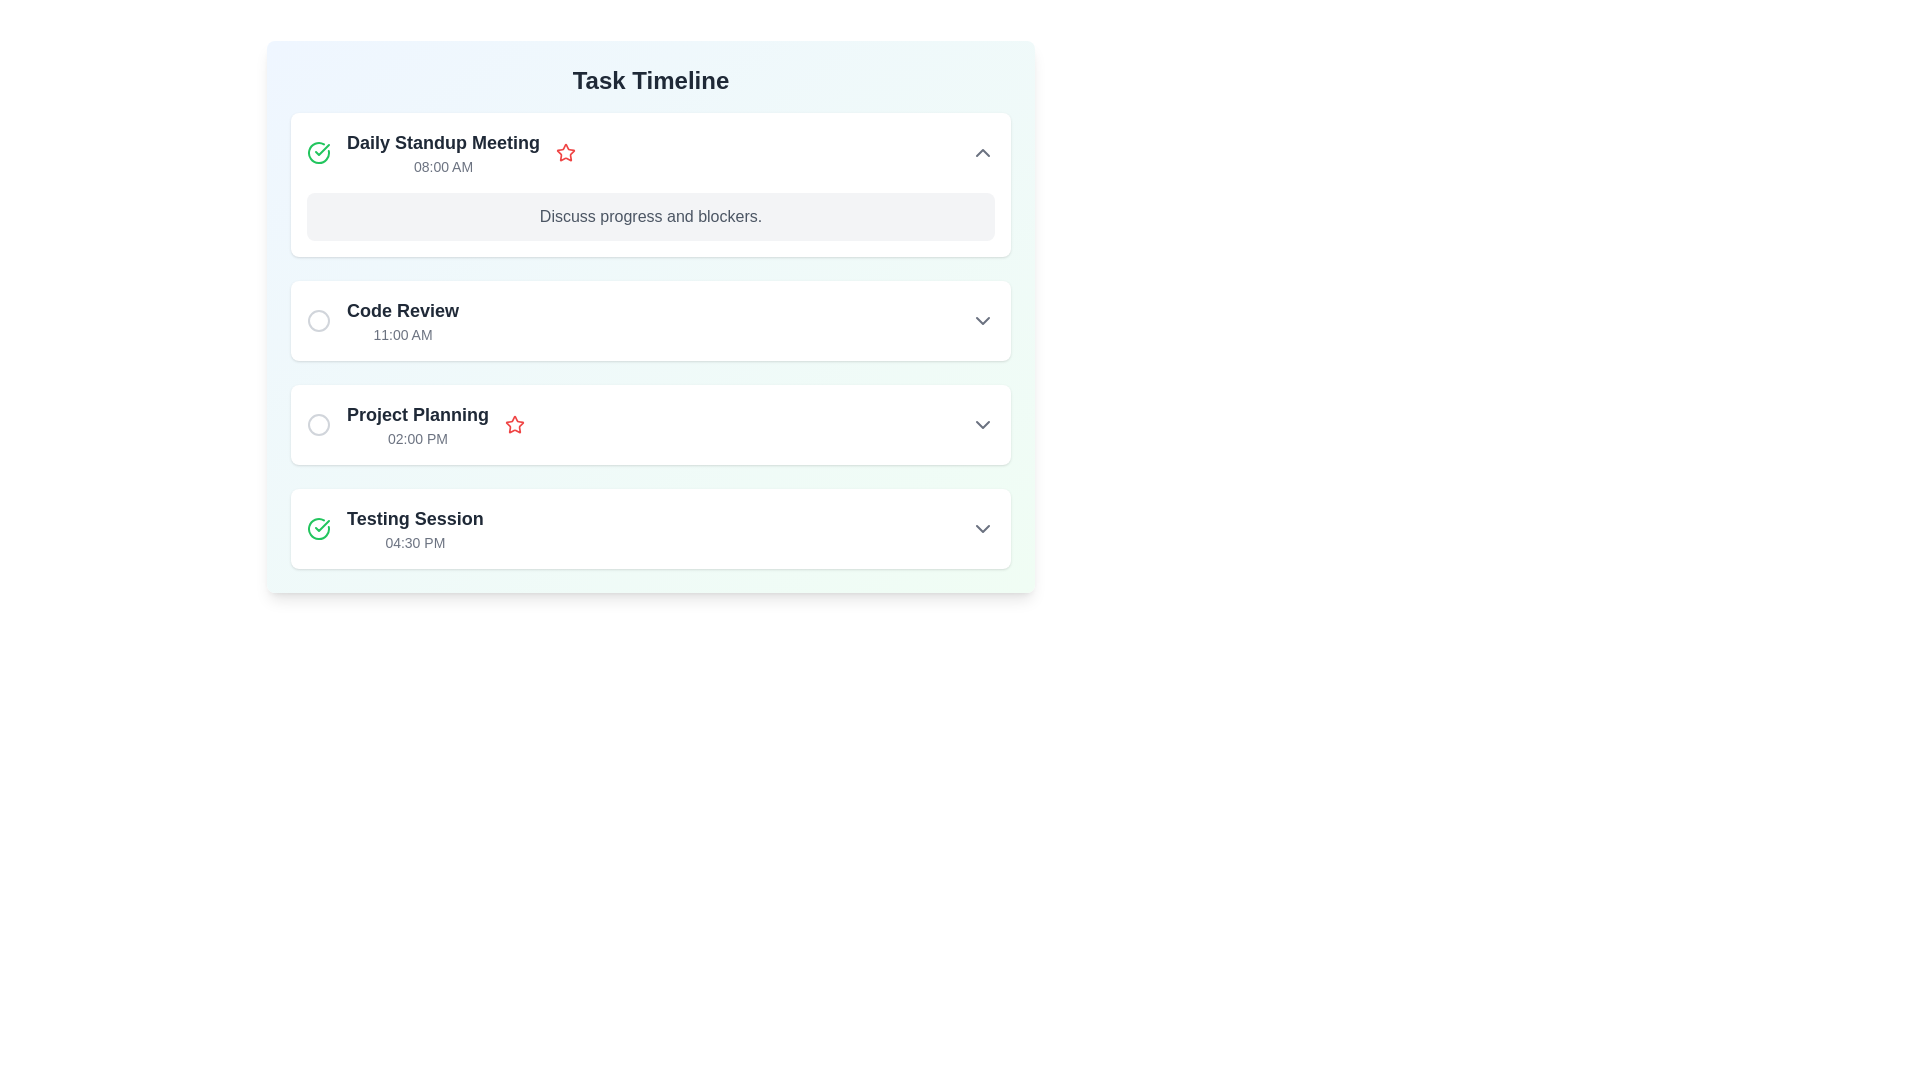 The height and width of the screenshot is (1080, 1920). Describe the element at coordinates (514, 423) in the screenshot. I see `the red star icon located to the right of the 'Project Planning' title in the 'Task Timeline' section` at that location.